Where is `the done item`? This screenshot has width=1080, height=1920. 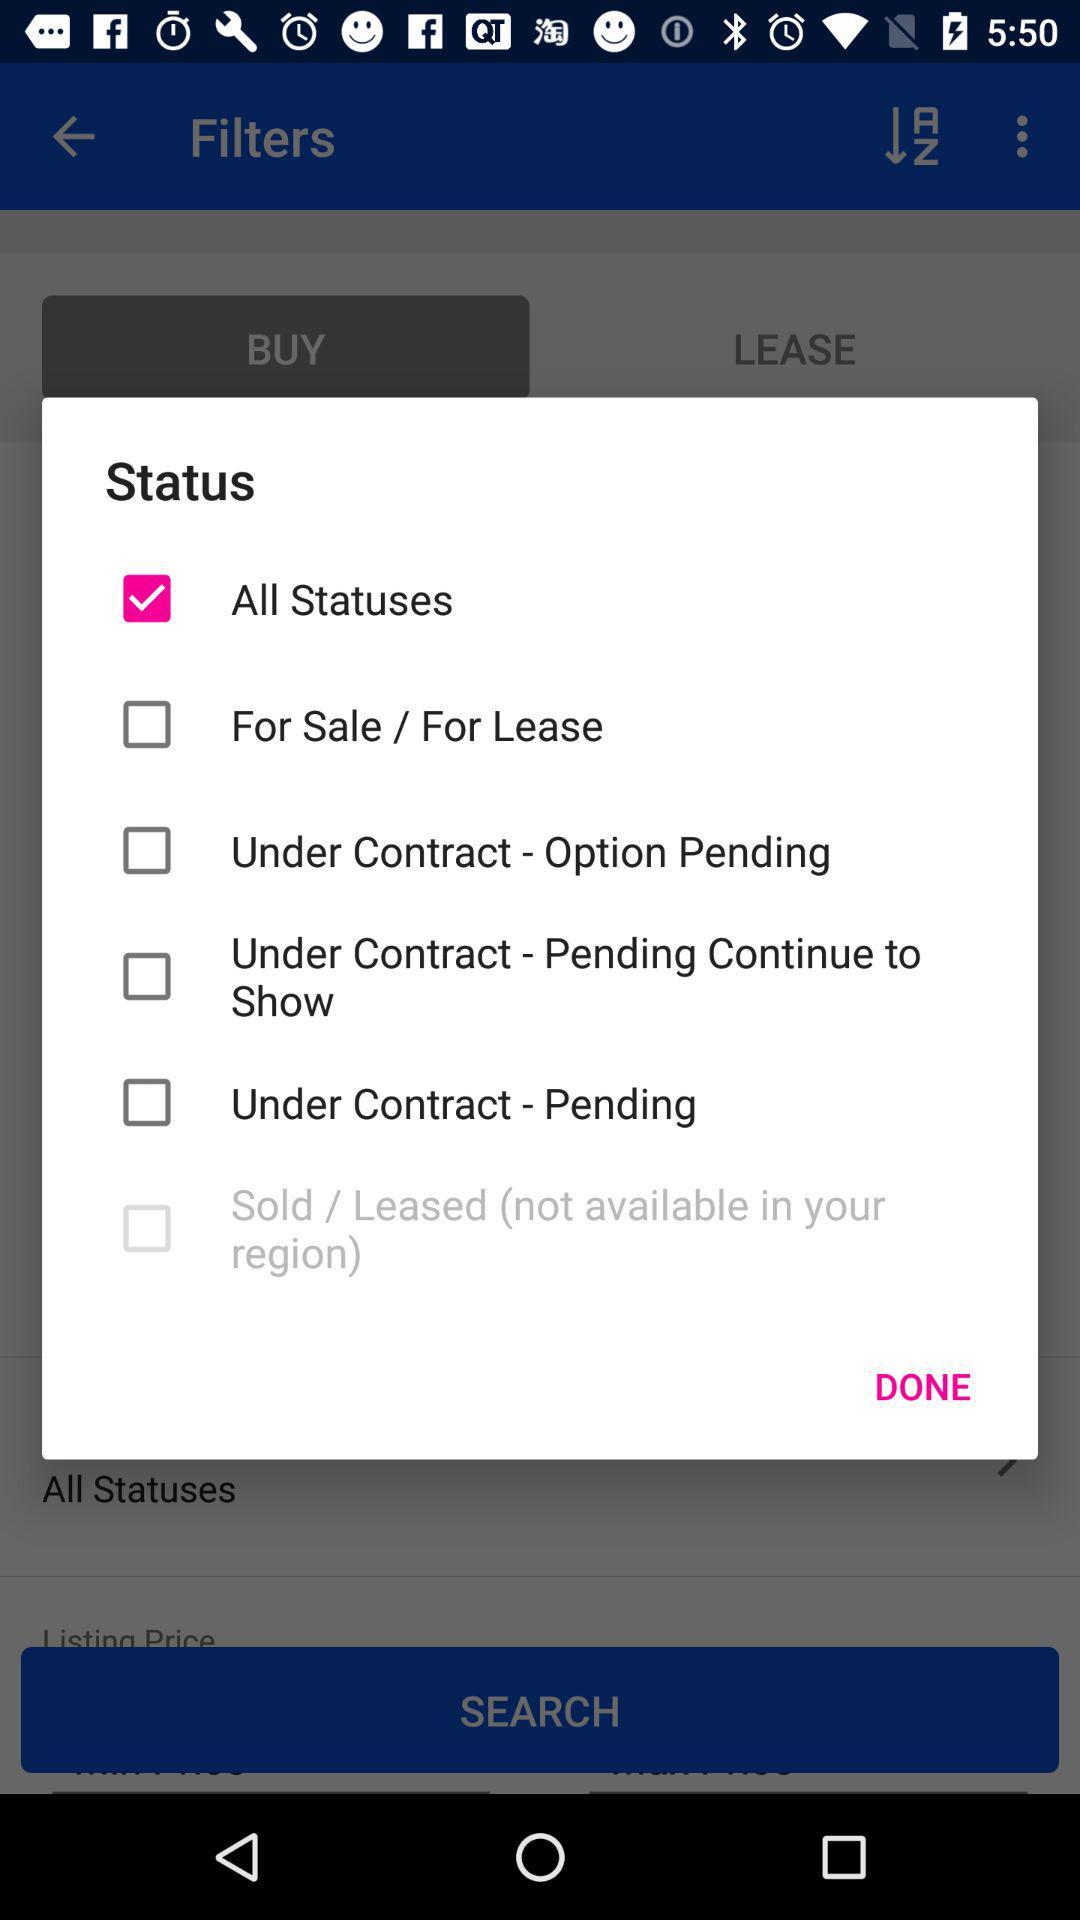
the done item is located at coordinates (922, 1385).